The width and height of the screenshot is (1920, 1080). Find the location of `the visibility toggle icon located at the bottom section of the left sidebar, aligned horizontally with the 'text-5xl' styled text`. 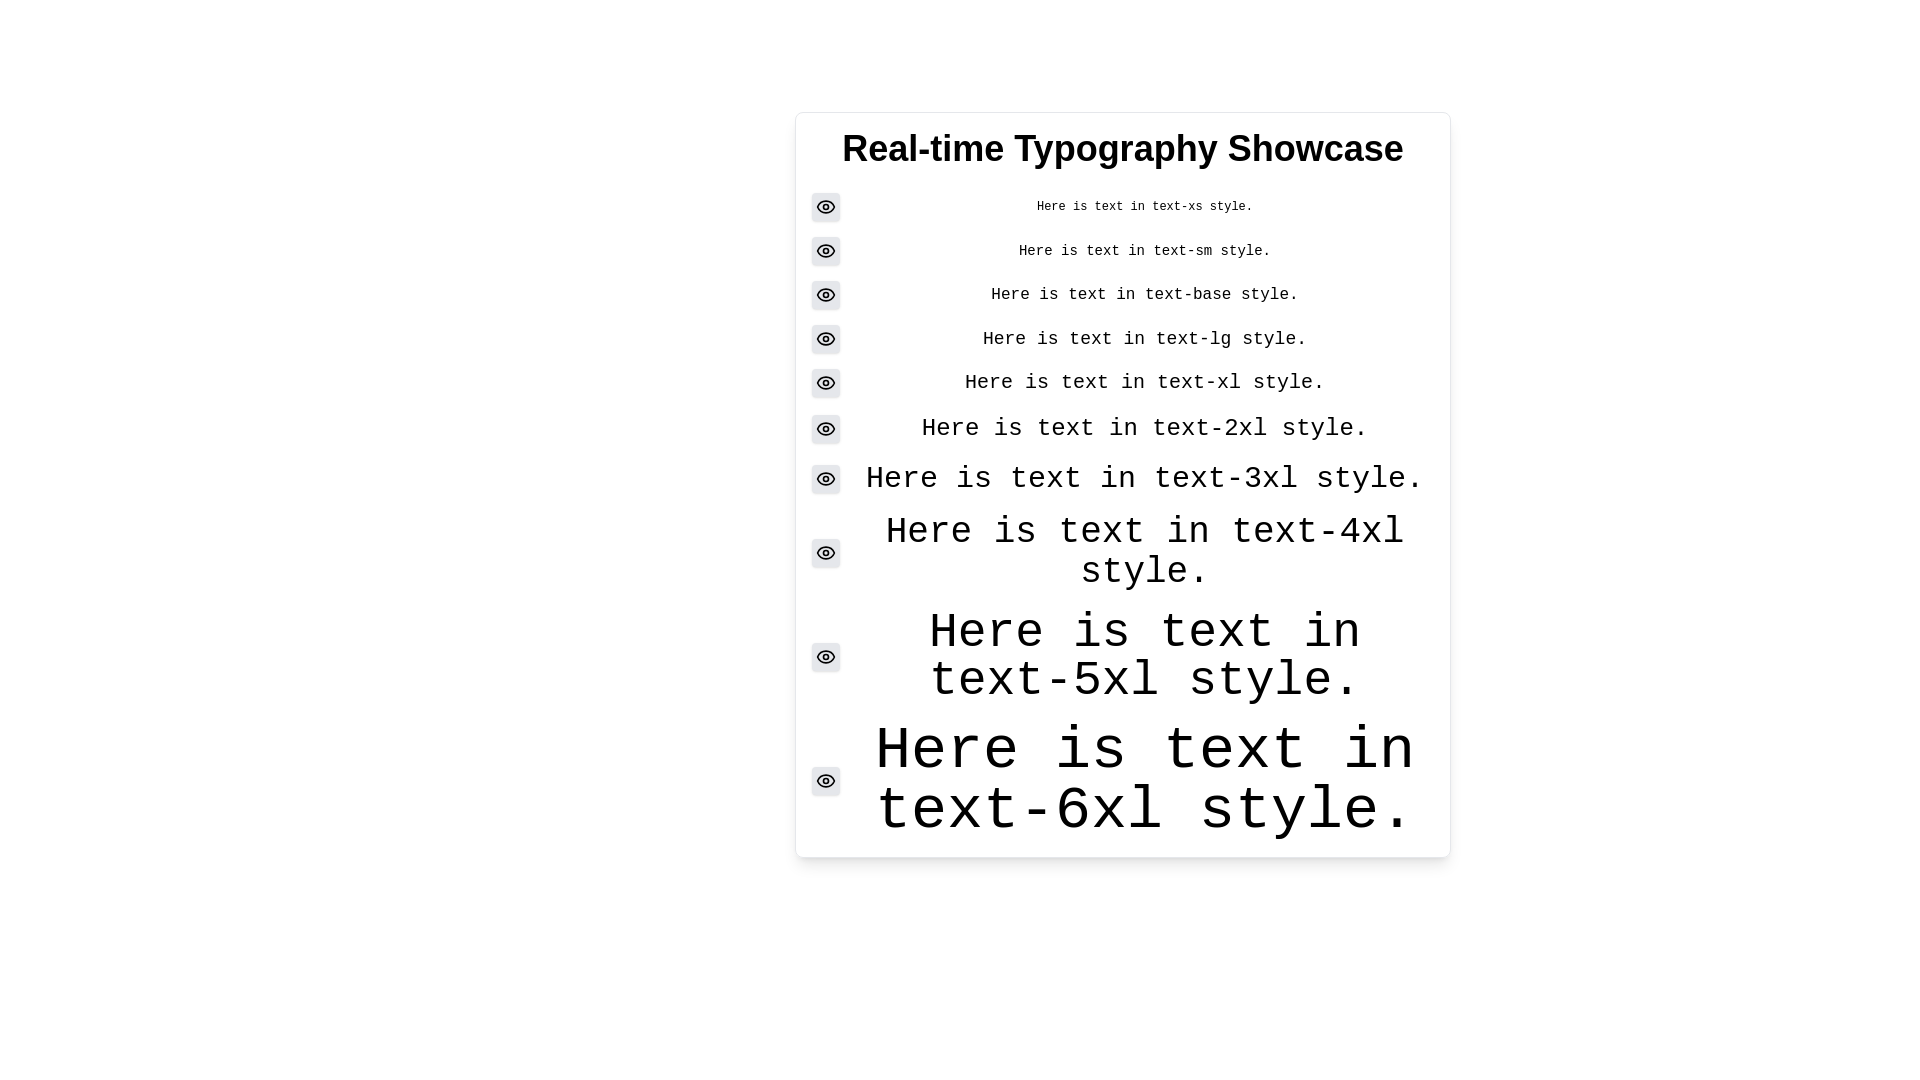

the visibility toggle icon located at the bottom section of the left sidebar, aligned horizontally with the 'text-5xl' styled text is located at coordinates (825, 656).